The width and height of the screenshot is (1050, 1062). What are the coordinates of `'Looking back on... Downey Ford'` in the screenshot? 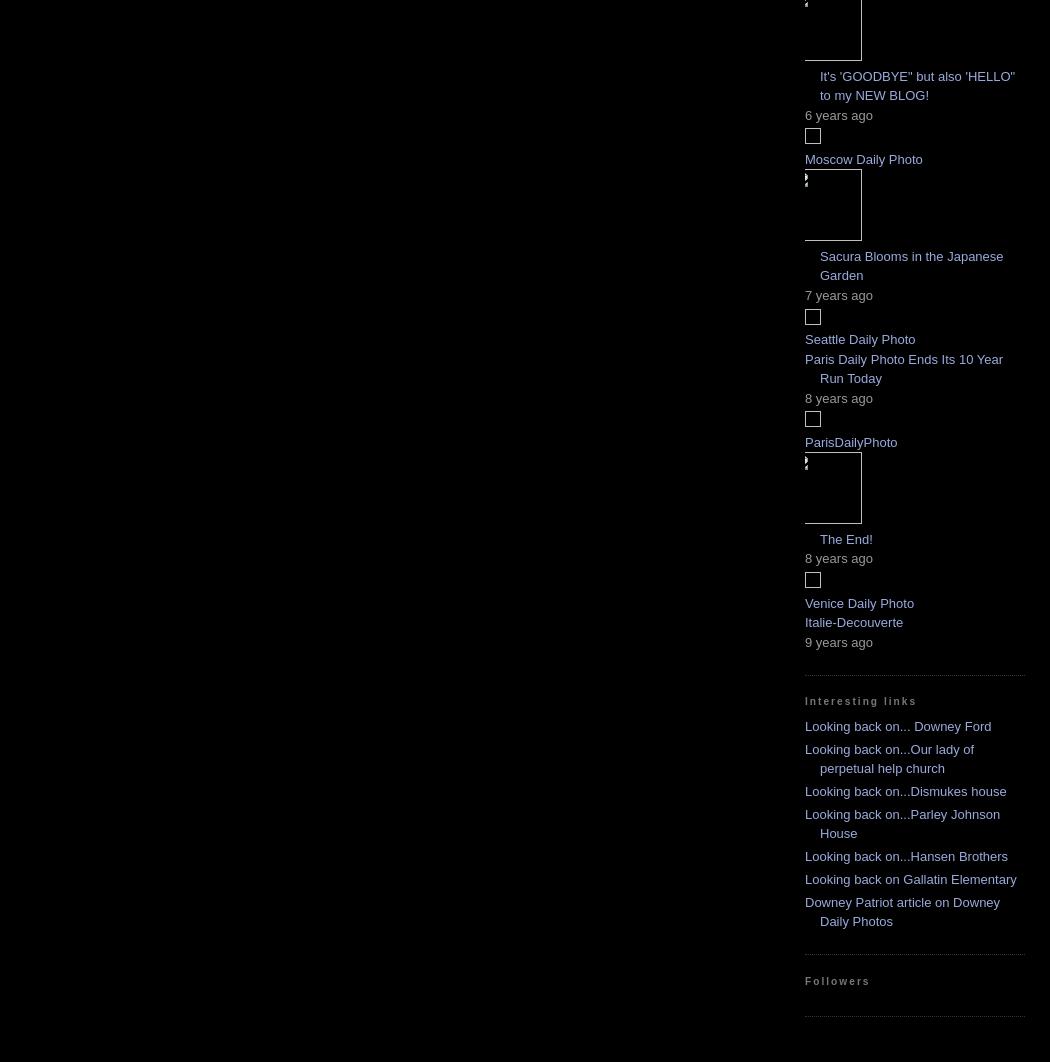 It's located at (896, 726).